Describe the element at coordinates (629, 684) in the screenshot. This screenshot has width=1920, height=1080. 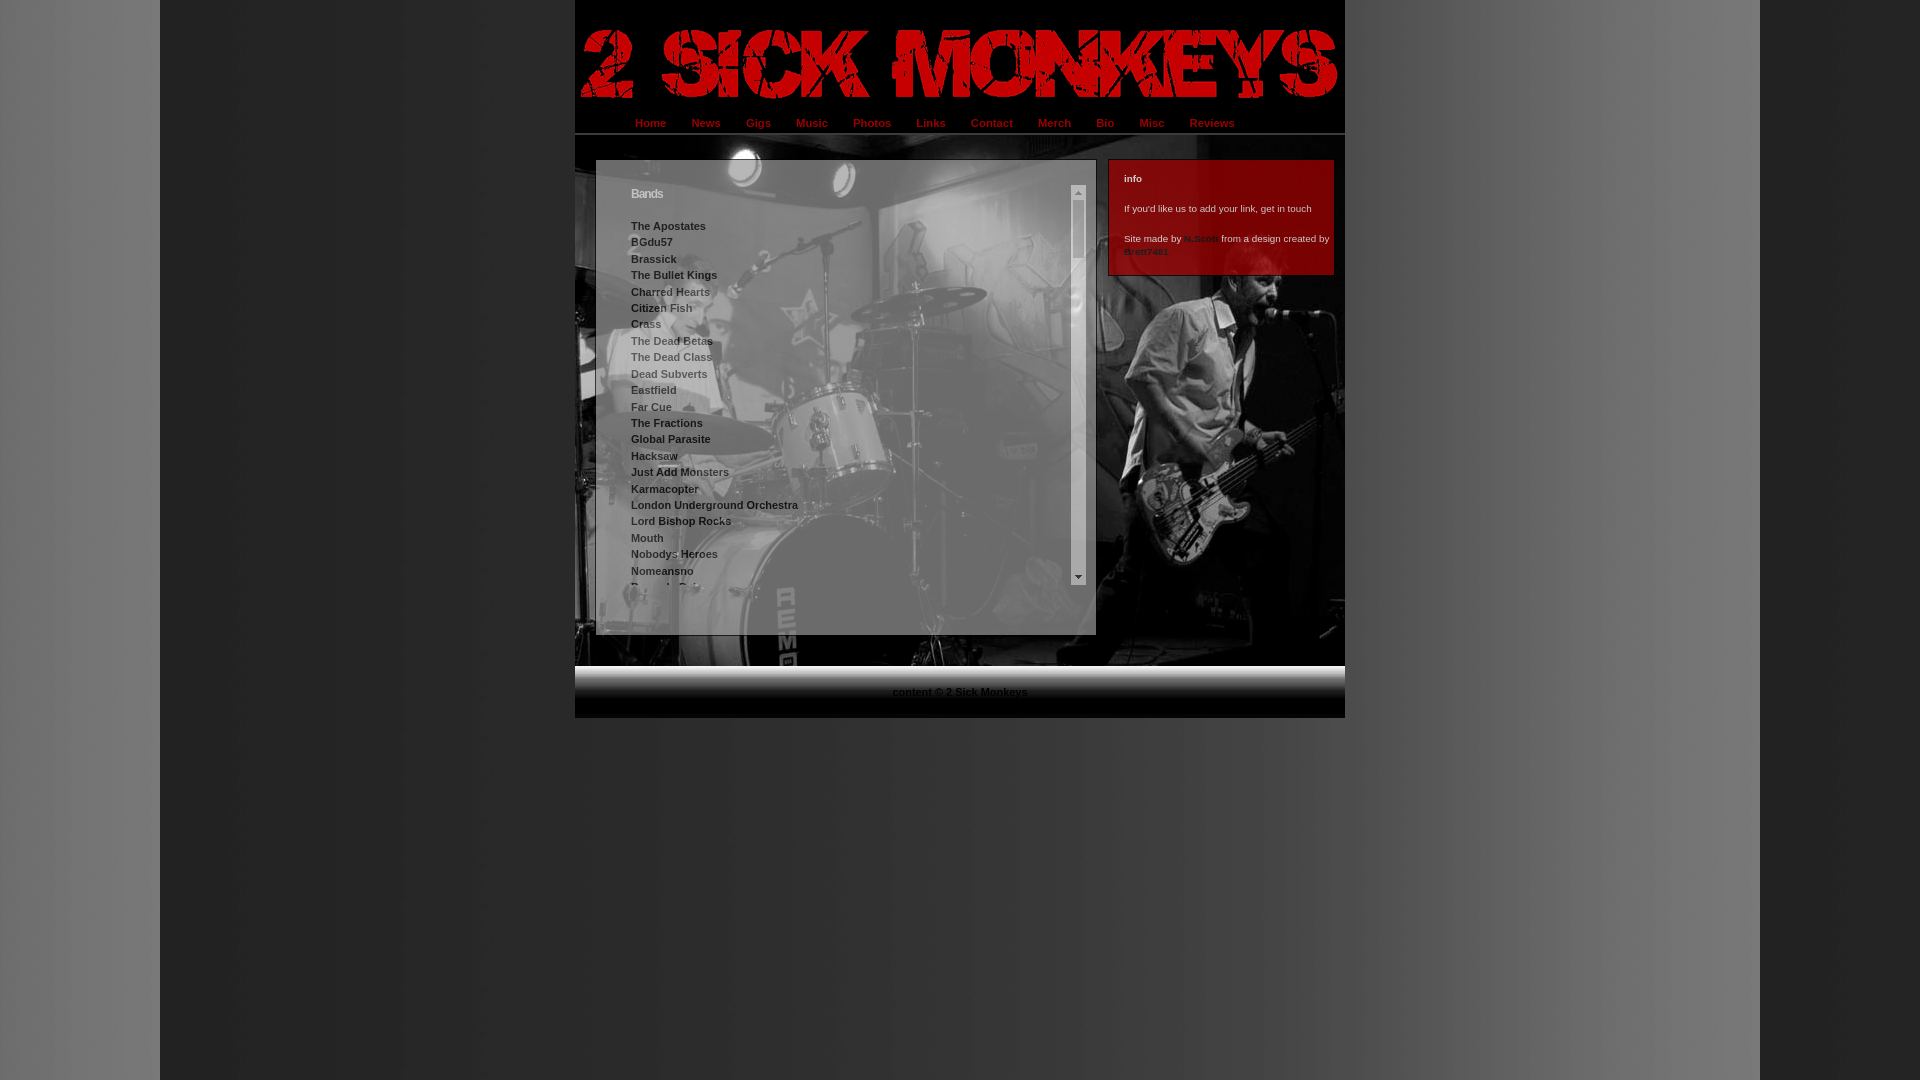
I see `'Rudimentary Peni'` at that location.